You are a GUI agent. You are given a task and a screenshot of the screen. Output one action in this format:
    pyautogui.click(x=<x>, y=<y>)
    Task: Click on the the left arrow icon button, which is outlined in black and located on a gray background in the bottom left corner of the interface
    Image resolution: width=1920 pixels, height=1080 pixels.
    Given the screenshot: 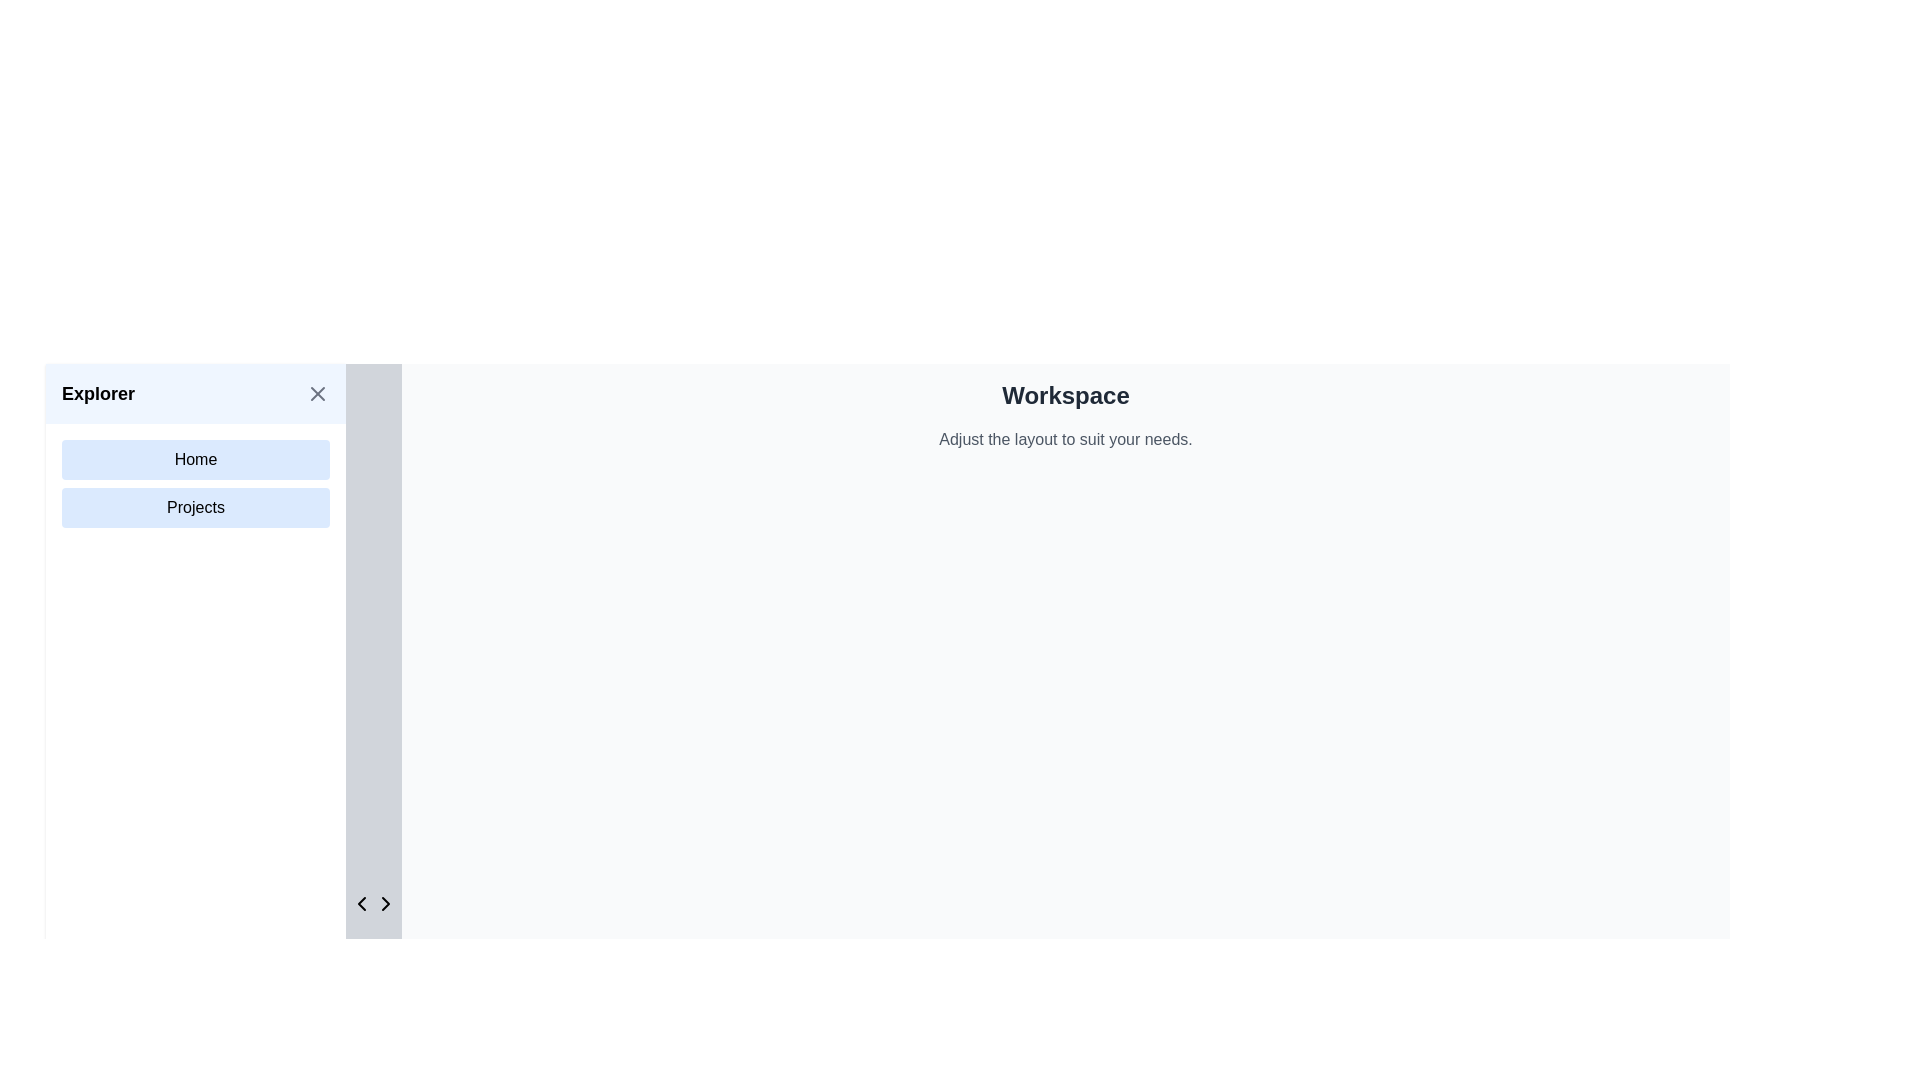 What is the action you would take?
    pyautogui.click(x=361, y=903)
    